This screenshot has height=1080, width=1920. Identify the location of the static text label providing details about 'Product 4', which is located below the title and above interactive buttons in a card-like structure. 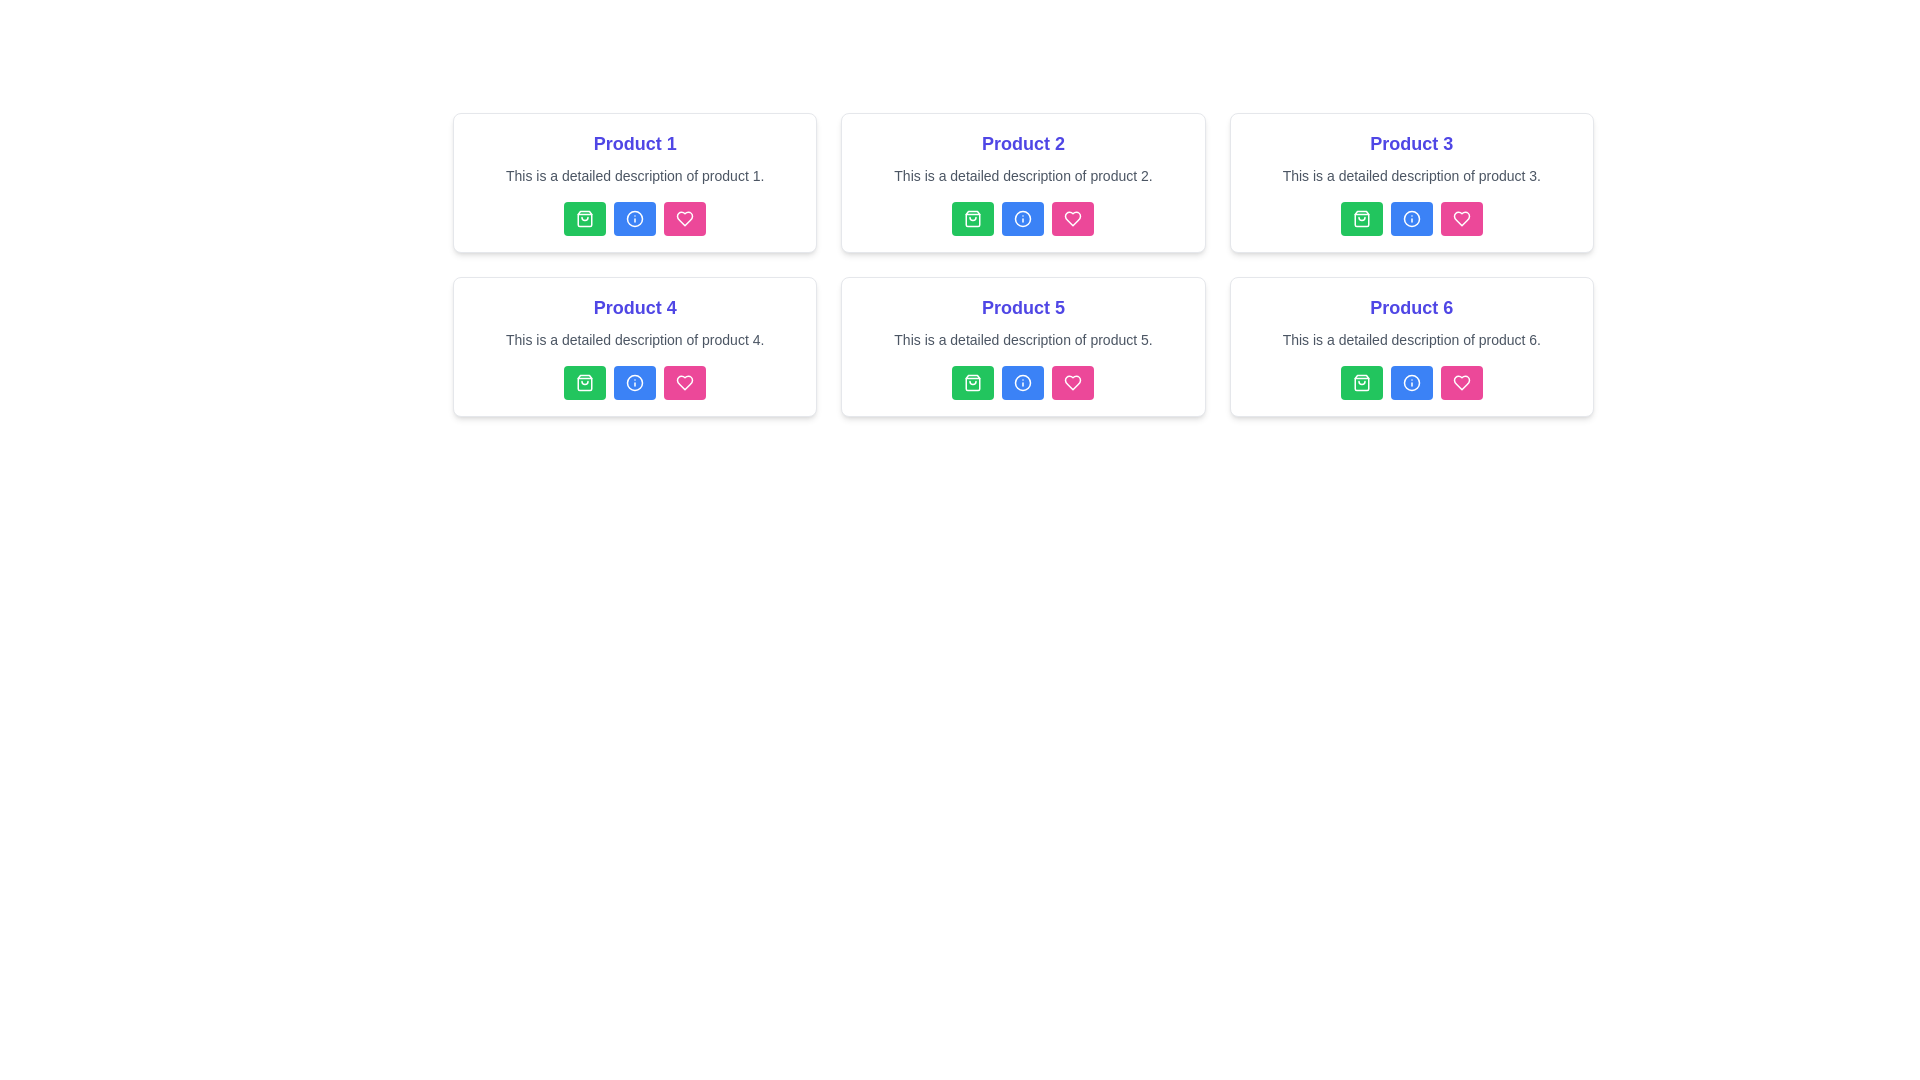
(634, 338).